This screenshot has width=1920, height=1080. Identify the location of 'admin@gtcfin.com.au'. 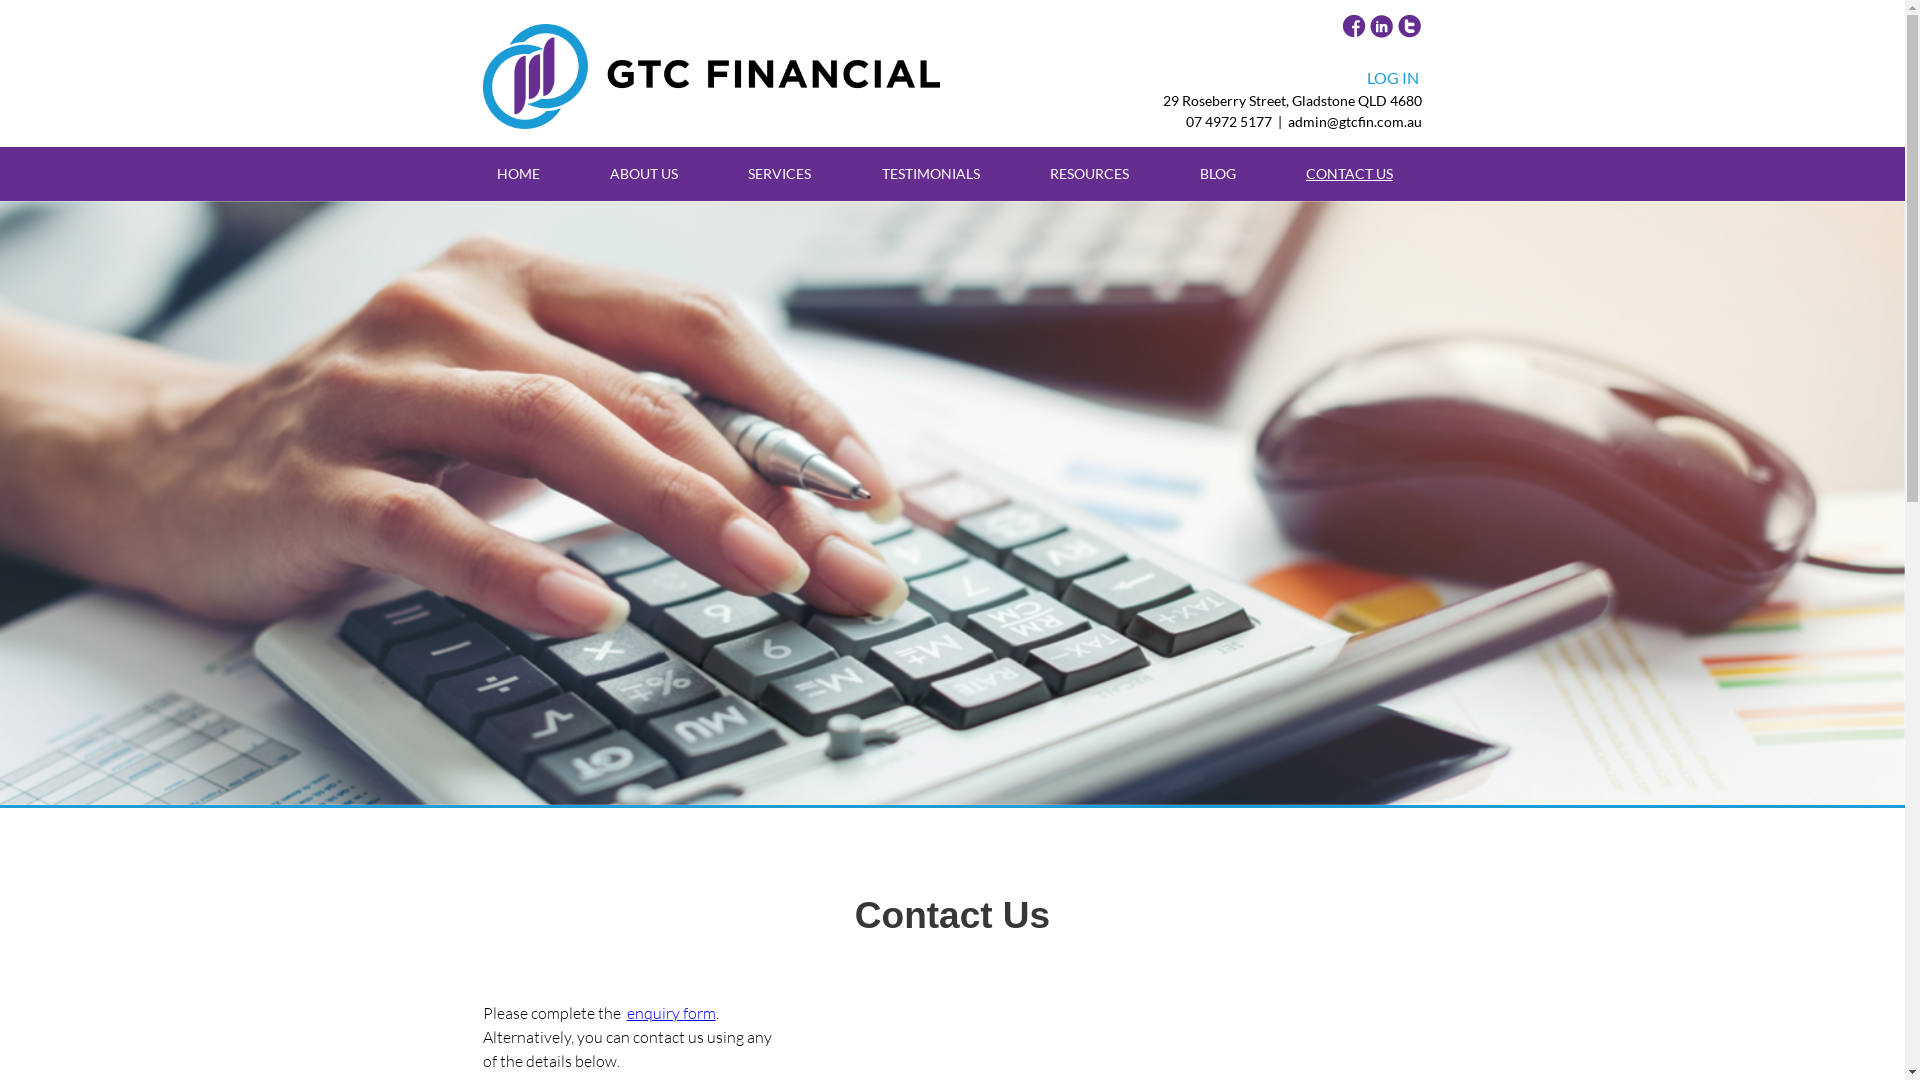
(1354, 120).